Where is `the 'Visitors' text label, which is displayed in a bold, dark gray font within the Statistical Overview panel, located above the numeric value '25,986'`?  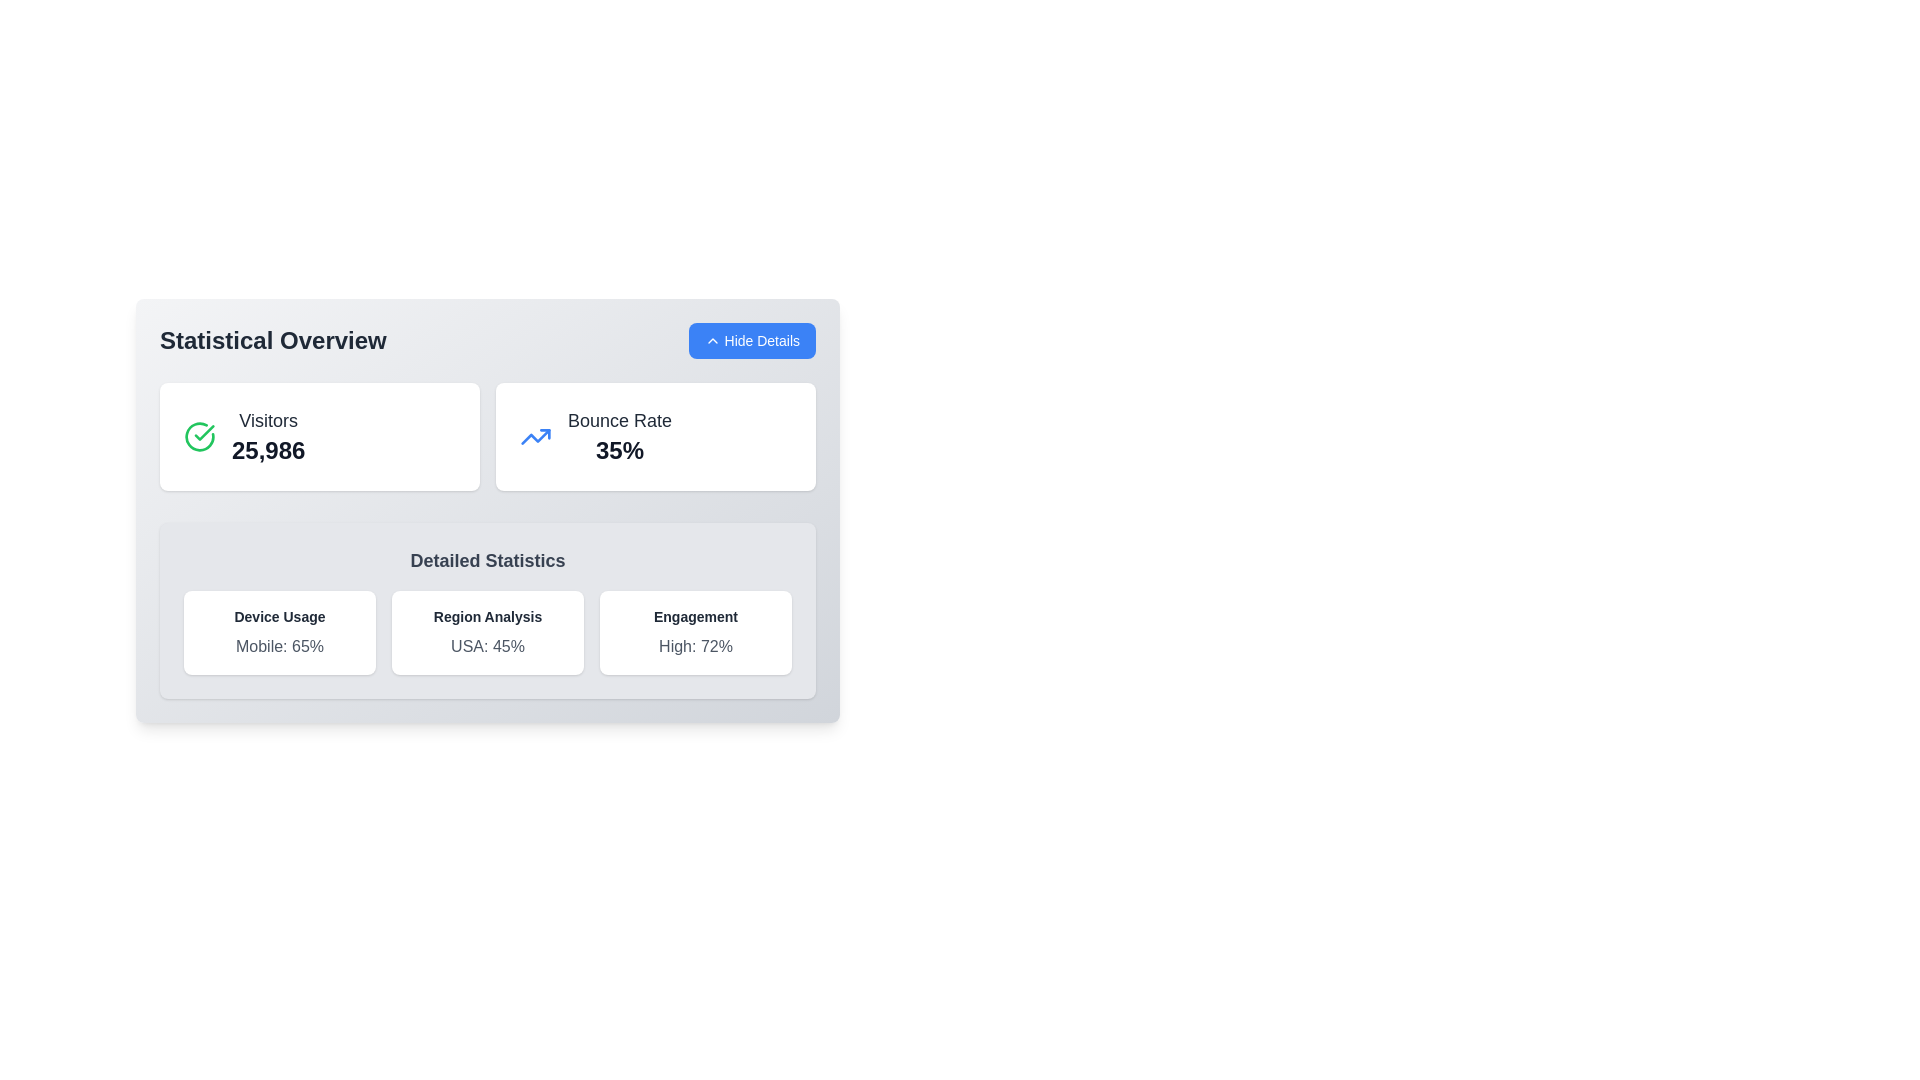
the 'Visitors' text label, which is displayed in a bold, dark gray font within the Statistical Overview panel, located above the numeric value '25,986' is located at coordinates (267, 419).